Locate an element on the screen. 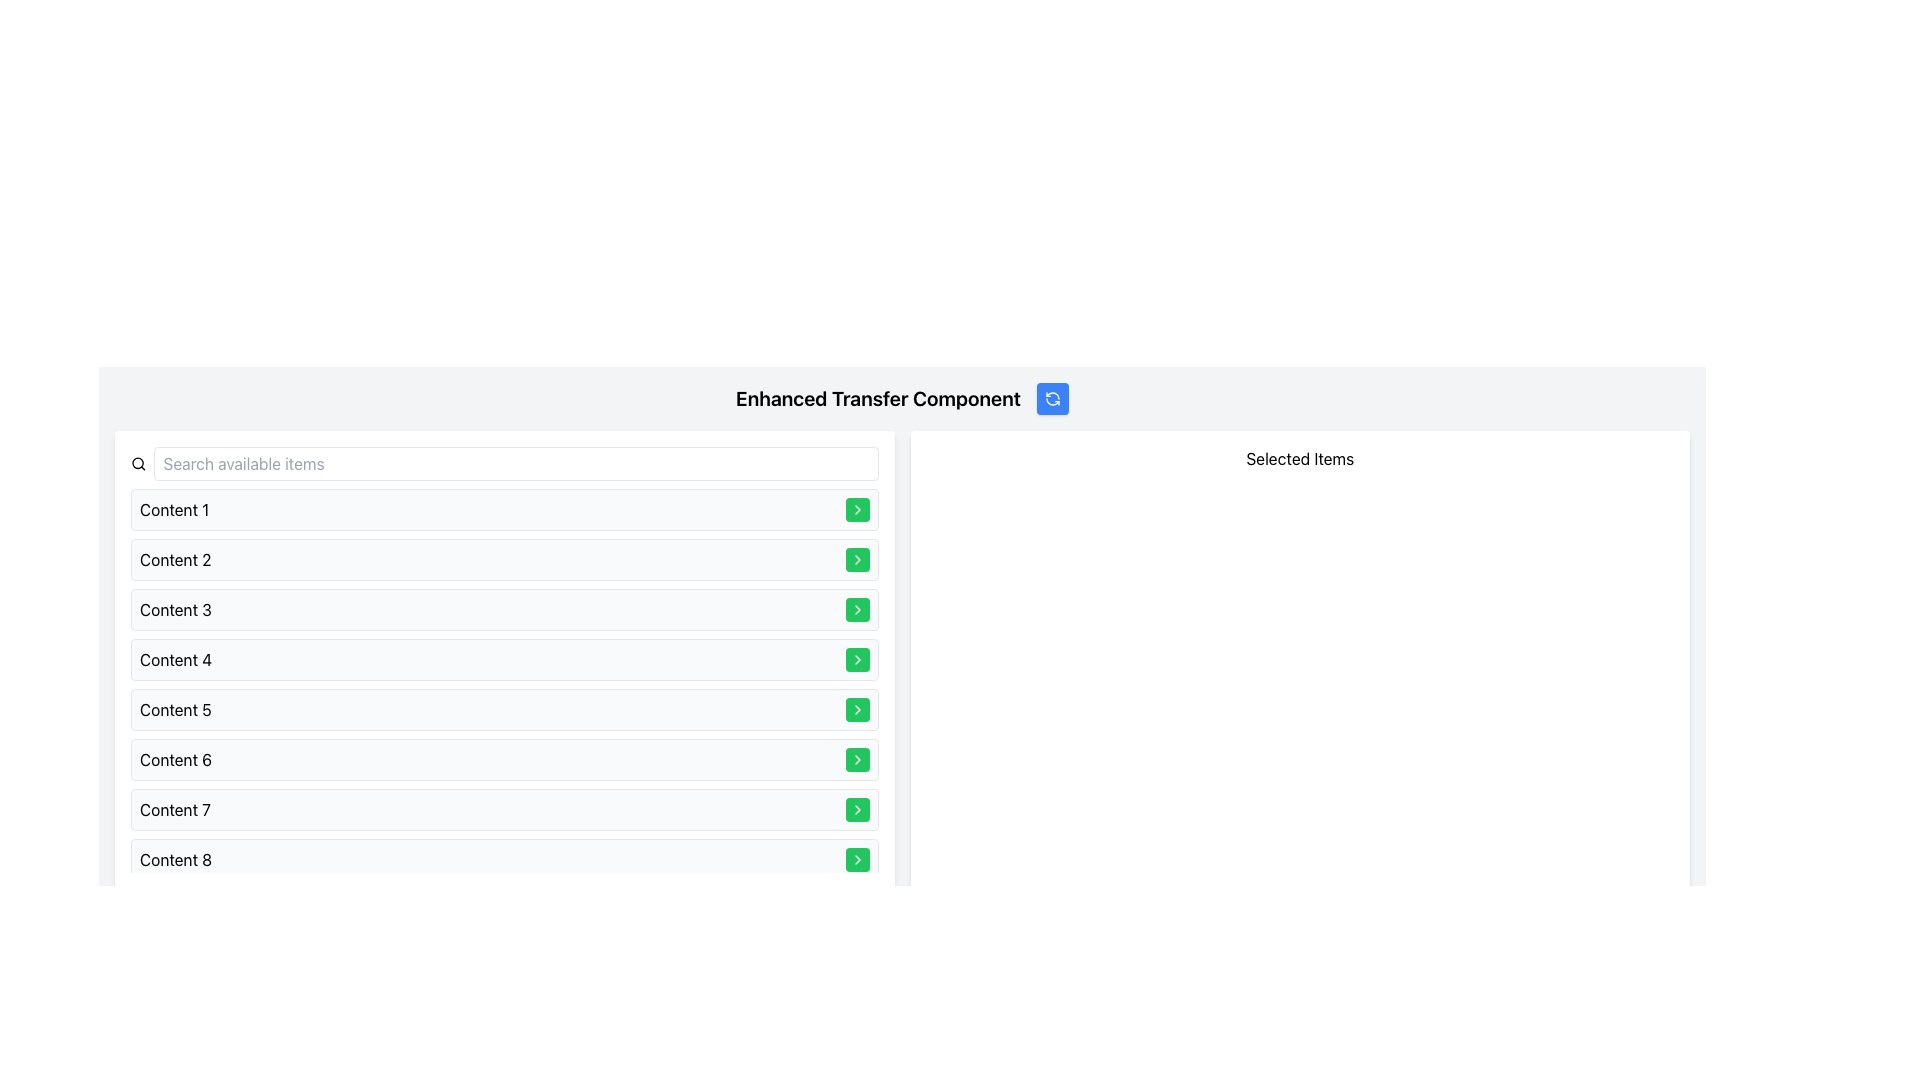 The image size is (1920, 1080). the Right-pointing chevron icon located to the far right of 'Content 8' within the green button is located at coordinates (857, 708).